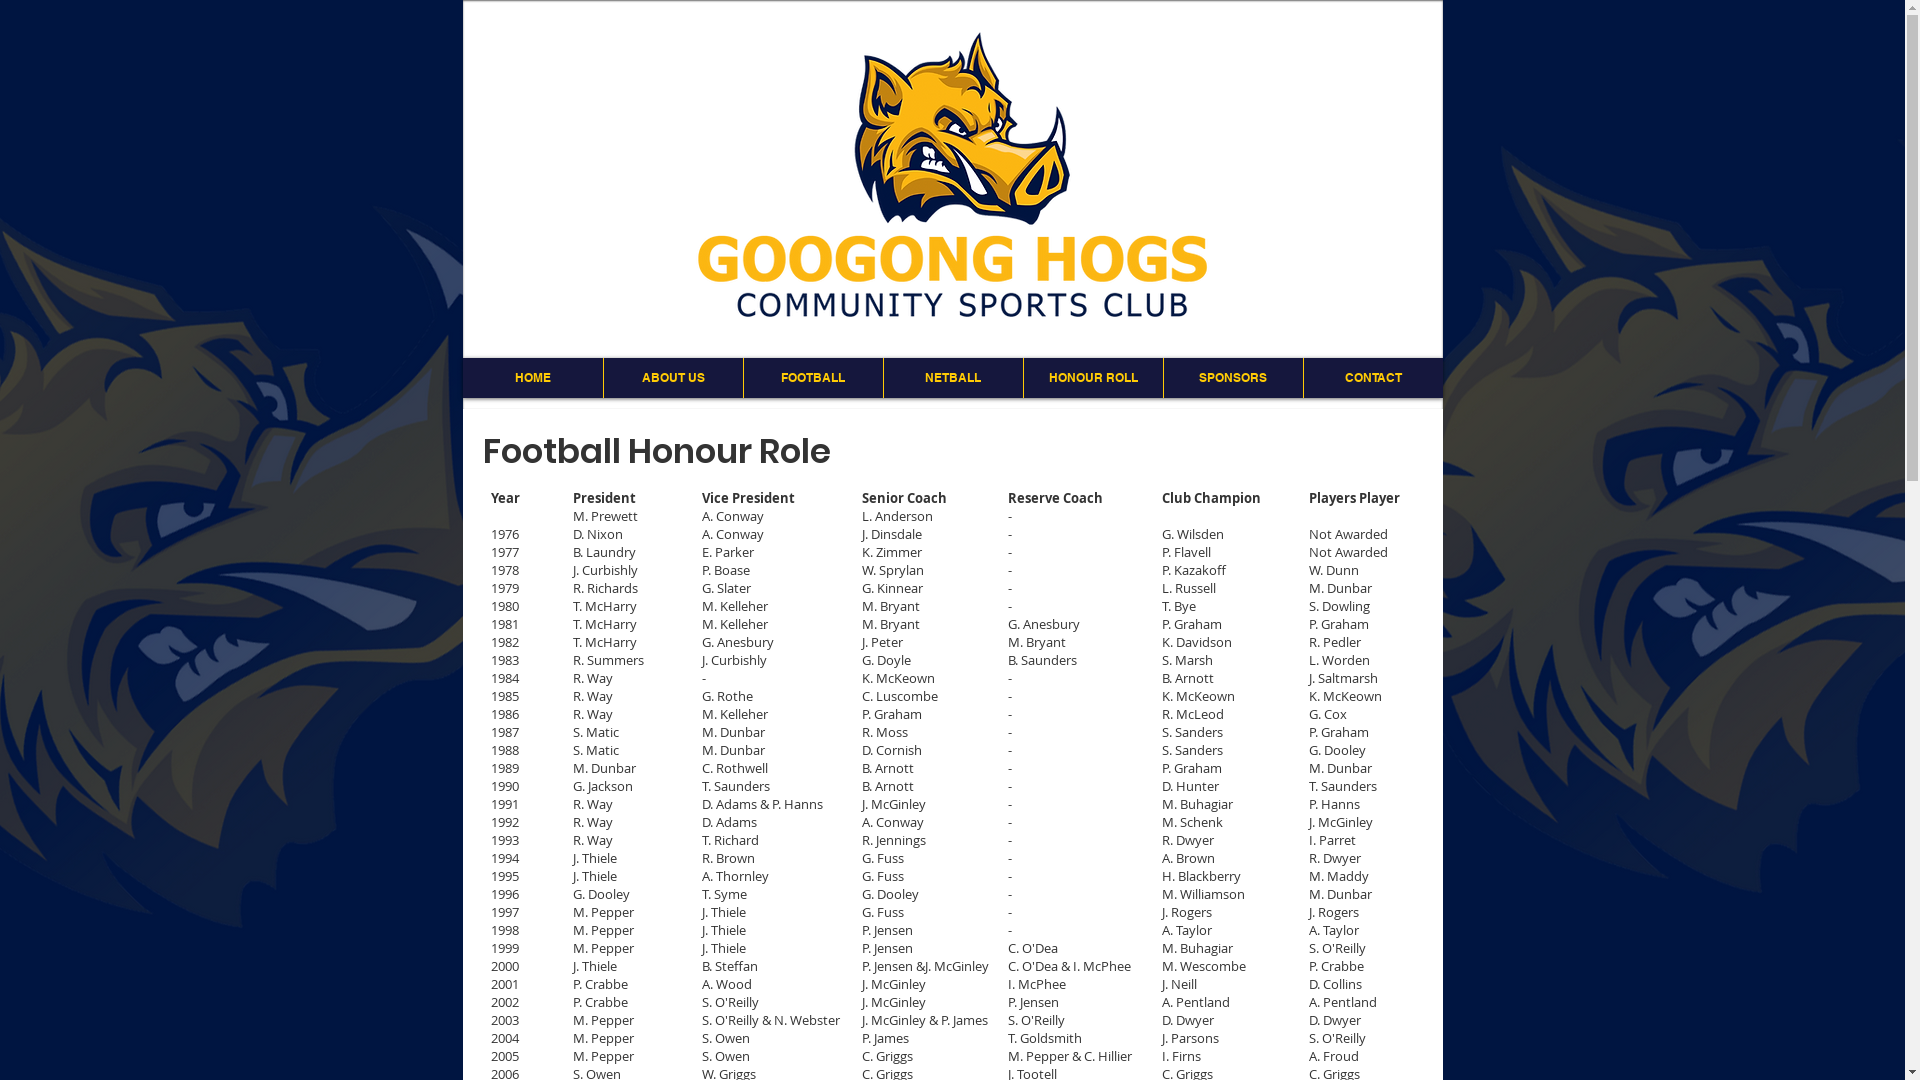 The image size is (1920, 1080). I want to click on 'NETBALL', so click(881, 378).